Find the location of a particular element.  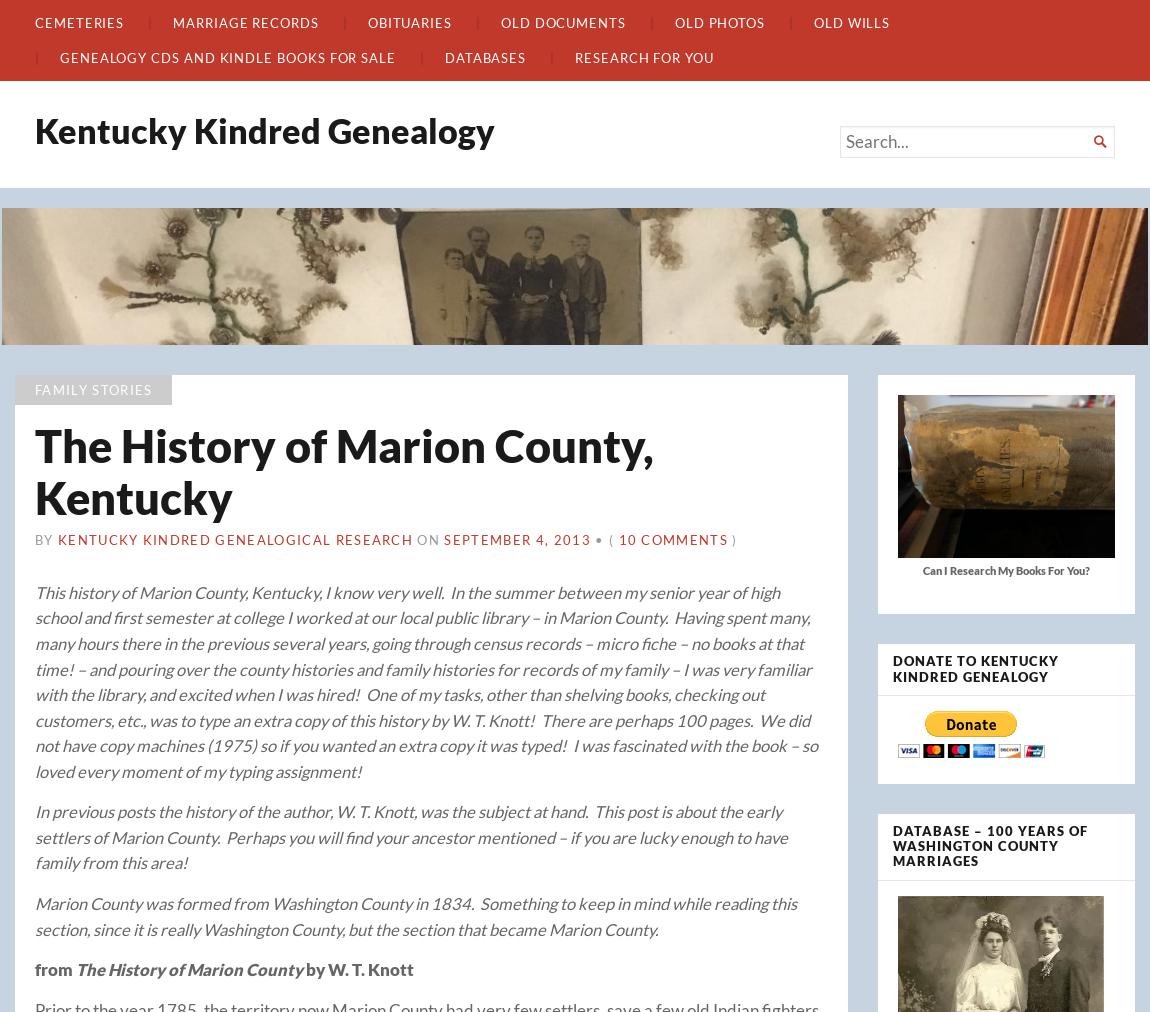

'Obituaries' is located at coordinates (409, 20).